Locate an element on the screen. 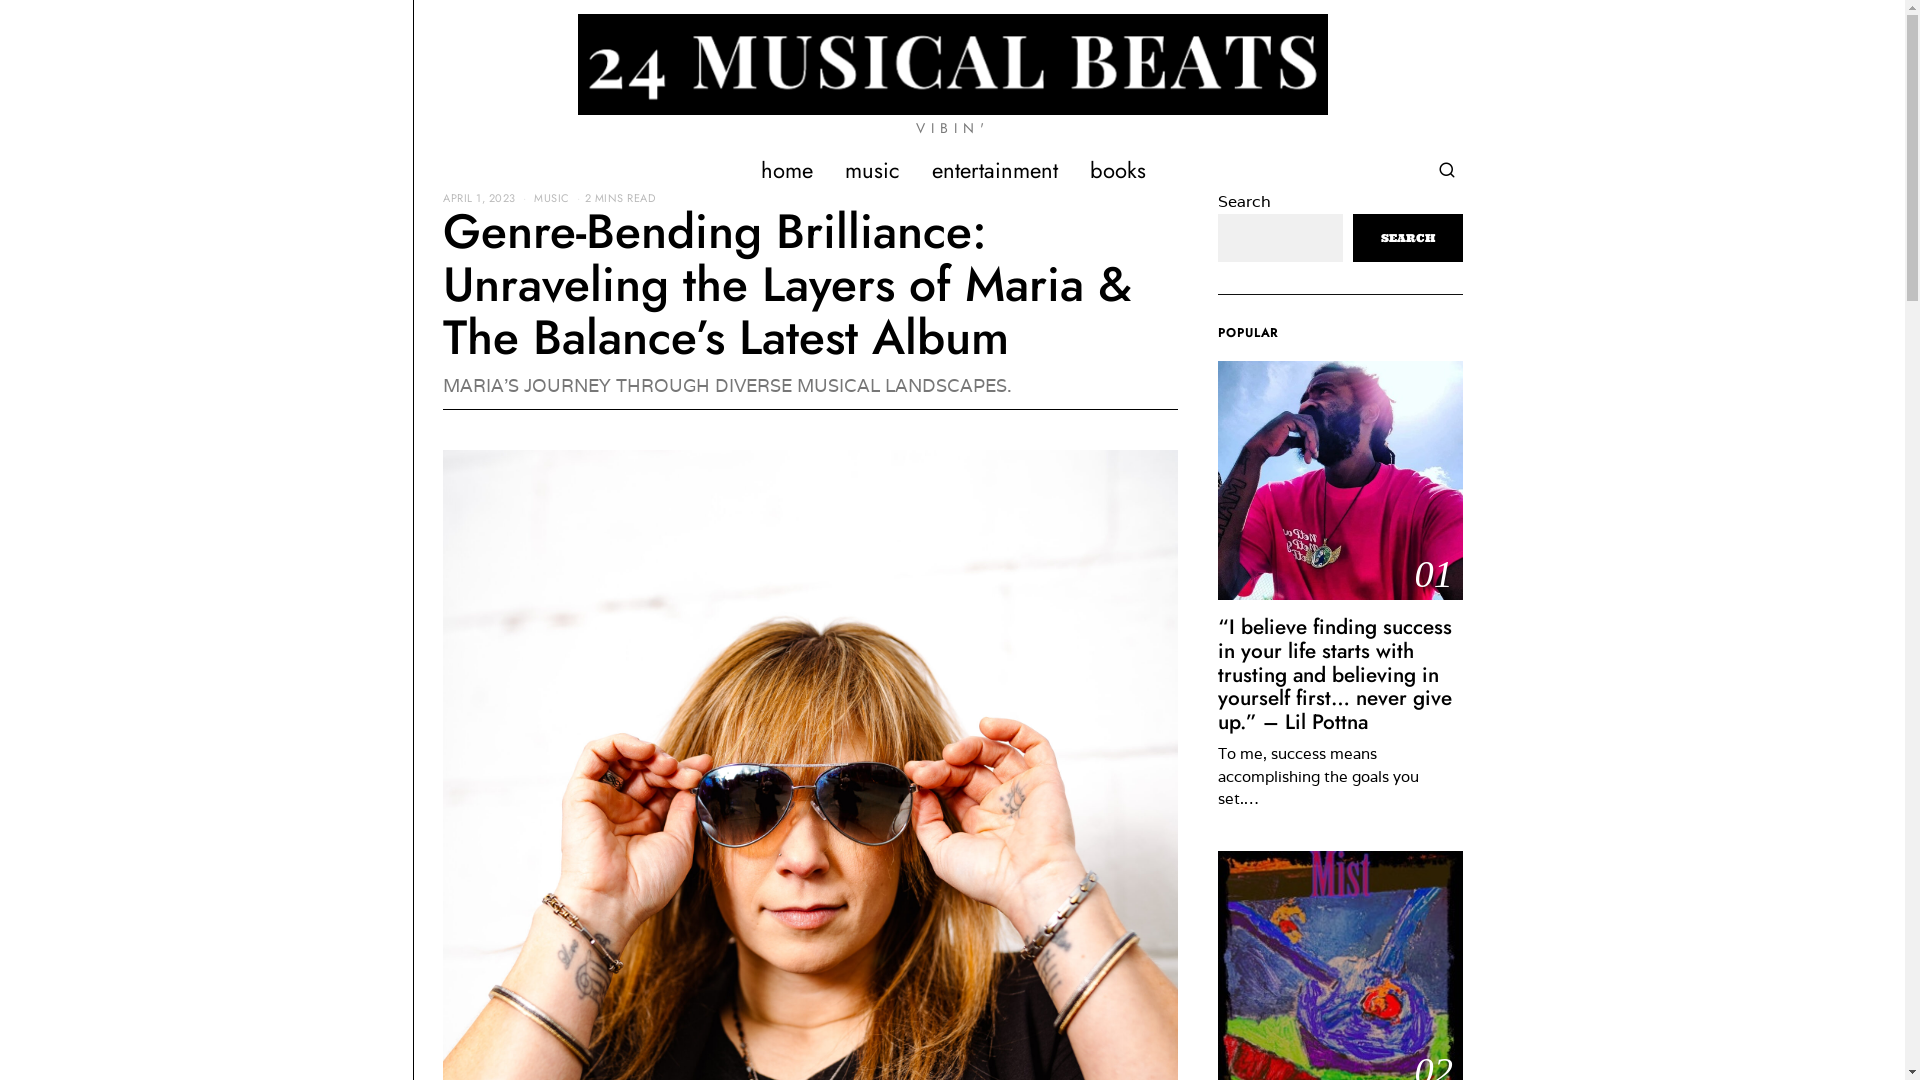  'MUSIC' is located at coordinates (552, 197).